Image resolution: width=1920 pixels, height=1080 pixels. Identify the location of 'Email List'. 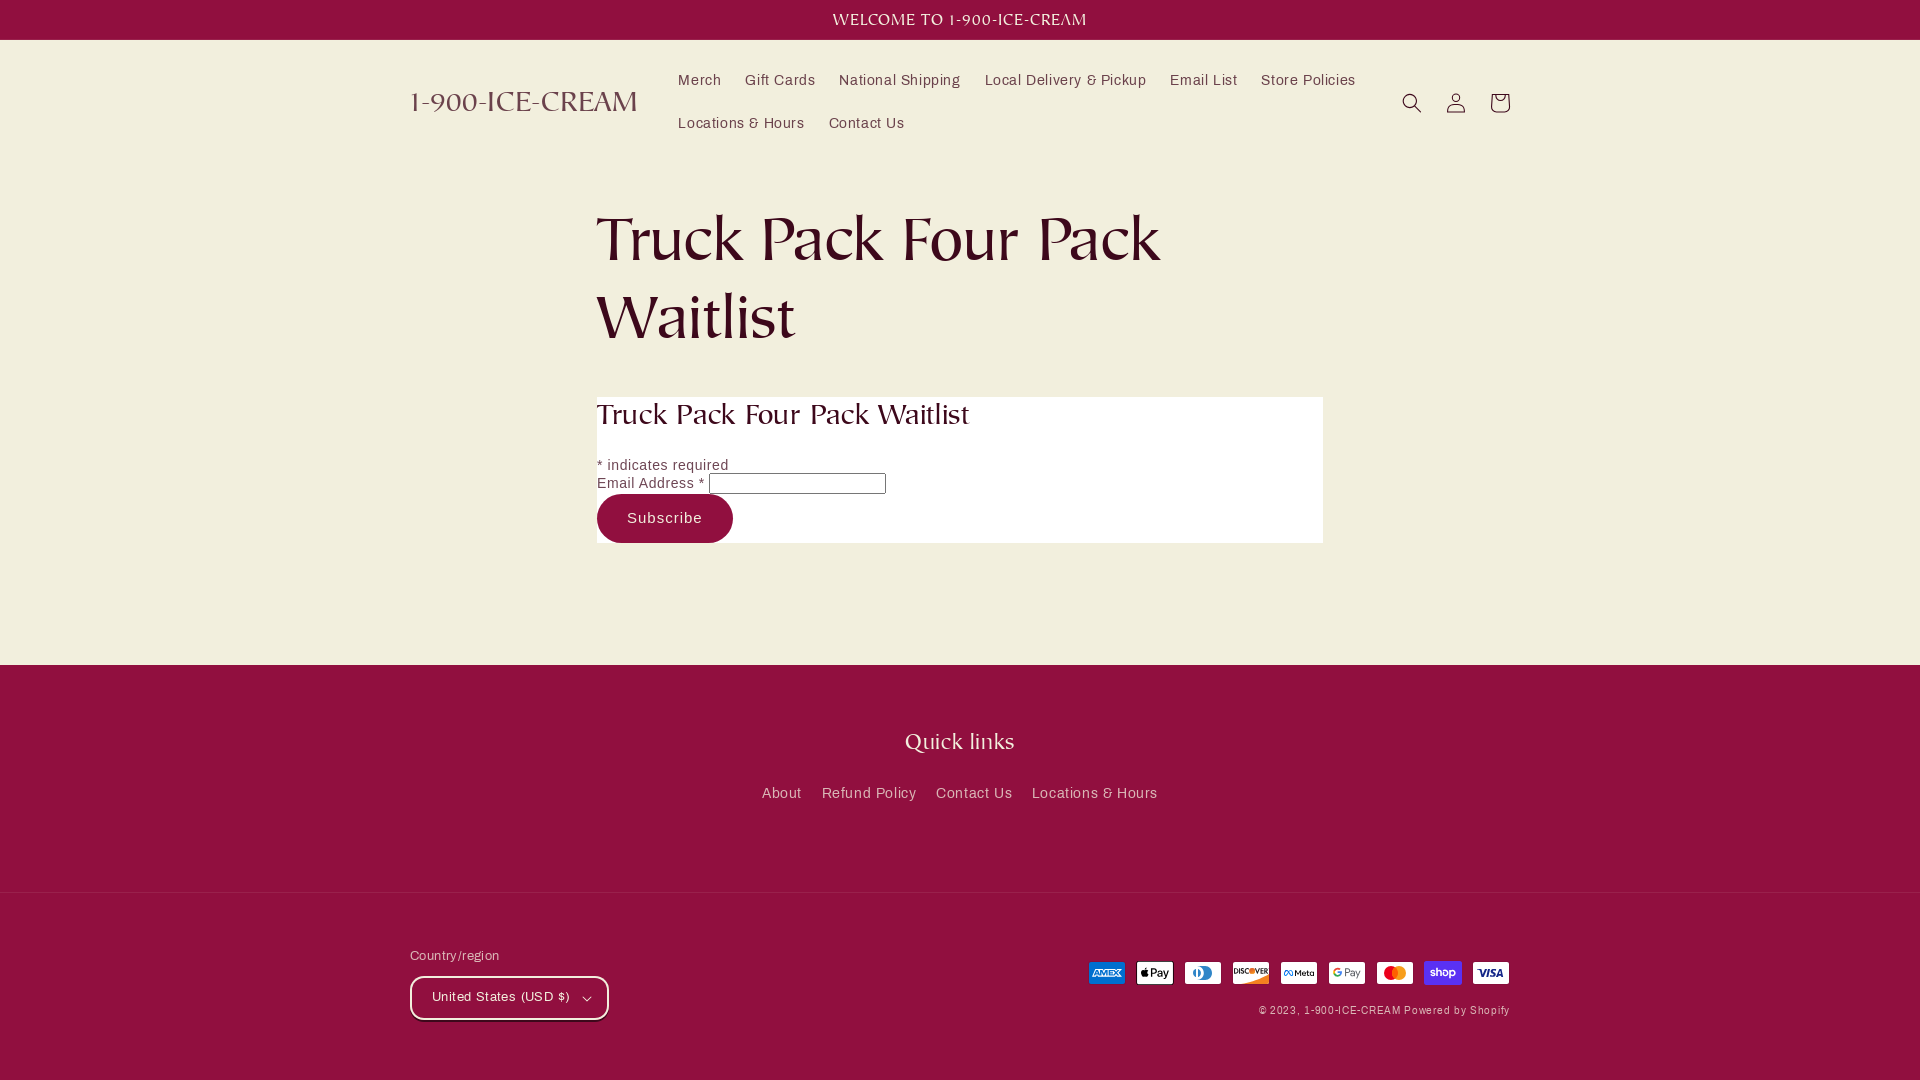
(1202, 80).